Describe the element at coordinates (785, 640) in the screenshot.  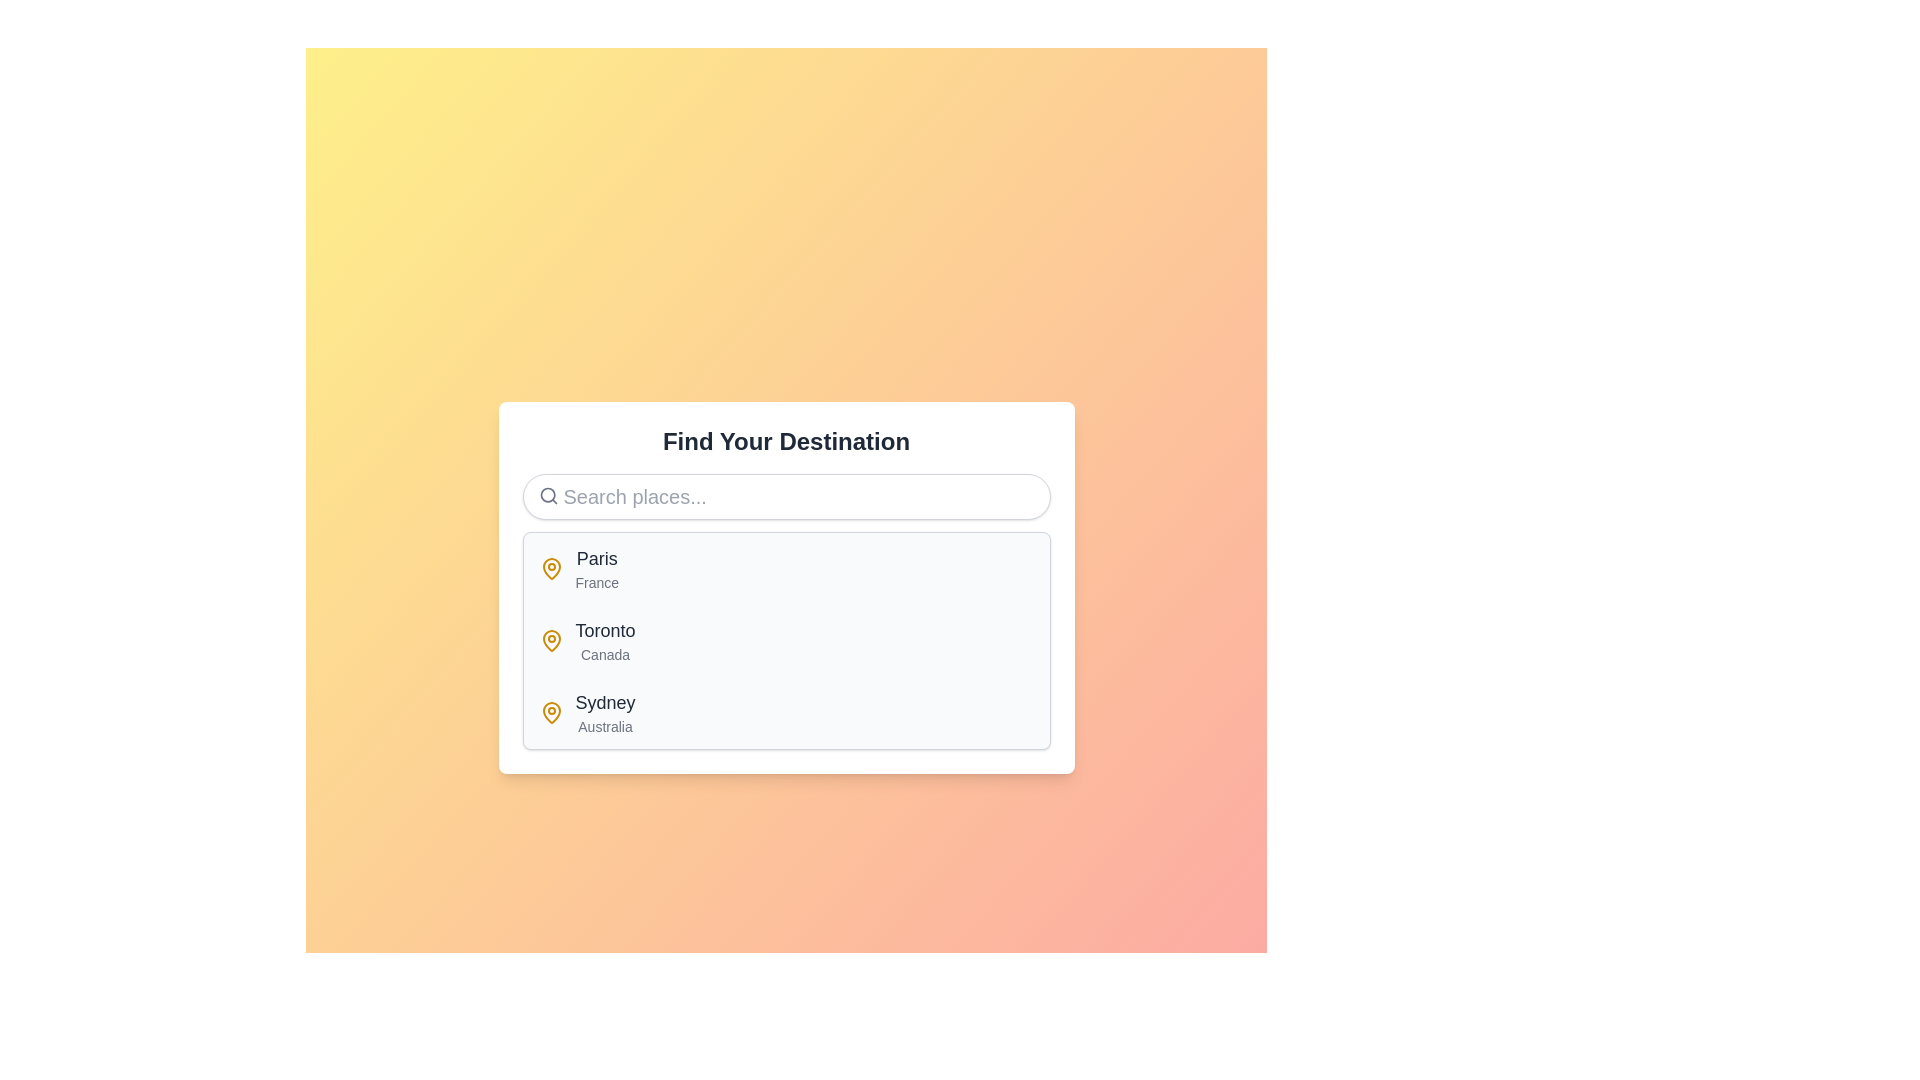
I see `the second list item, which contains the location 'Toronto, Canada', for rearranging it within the vertical list of locations` at that location.